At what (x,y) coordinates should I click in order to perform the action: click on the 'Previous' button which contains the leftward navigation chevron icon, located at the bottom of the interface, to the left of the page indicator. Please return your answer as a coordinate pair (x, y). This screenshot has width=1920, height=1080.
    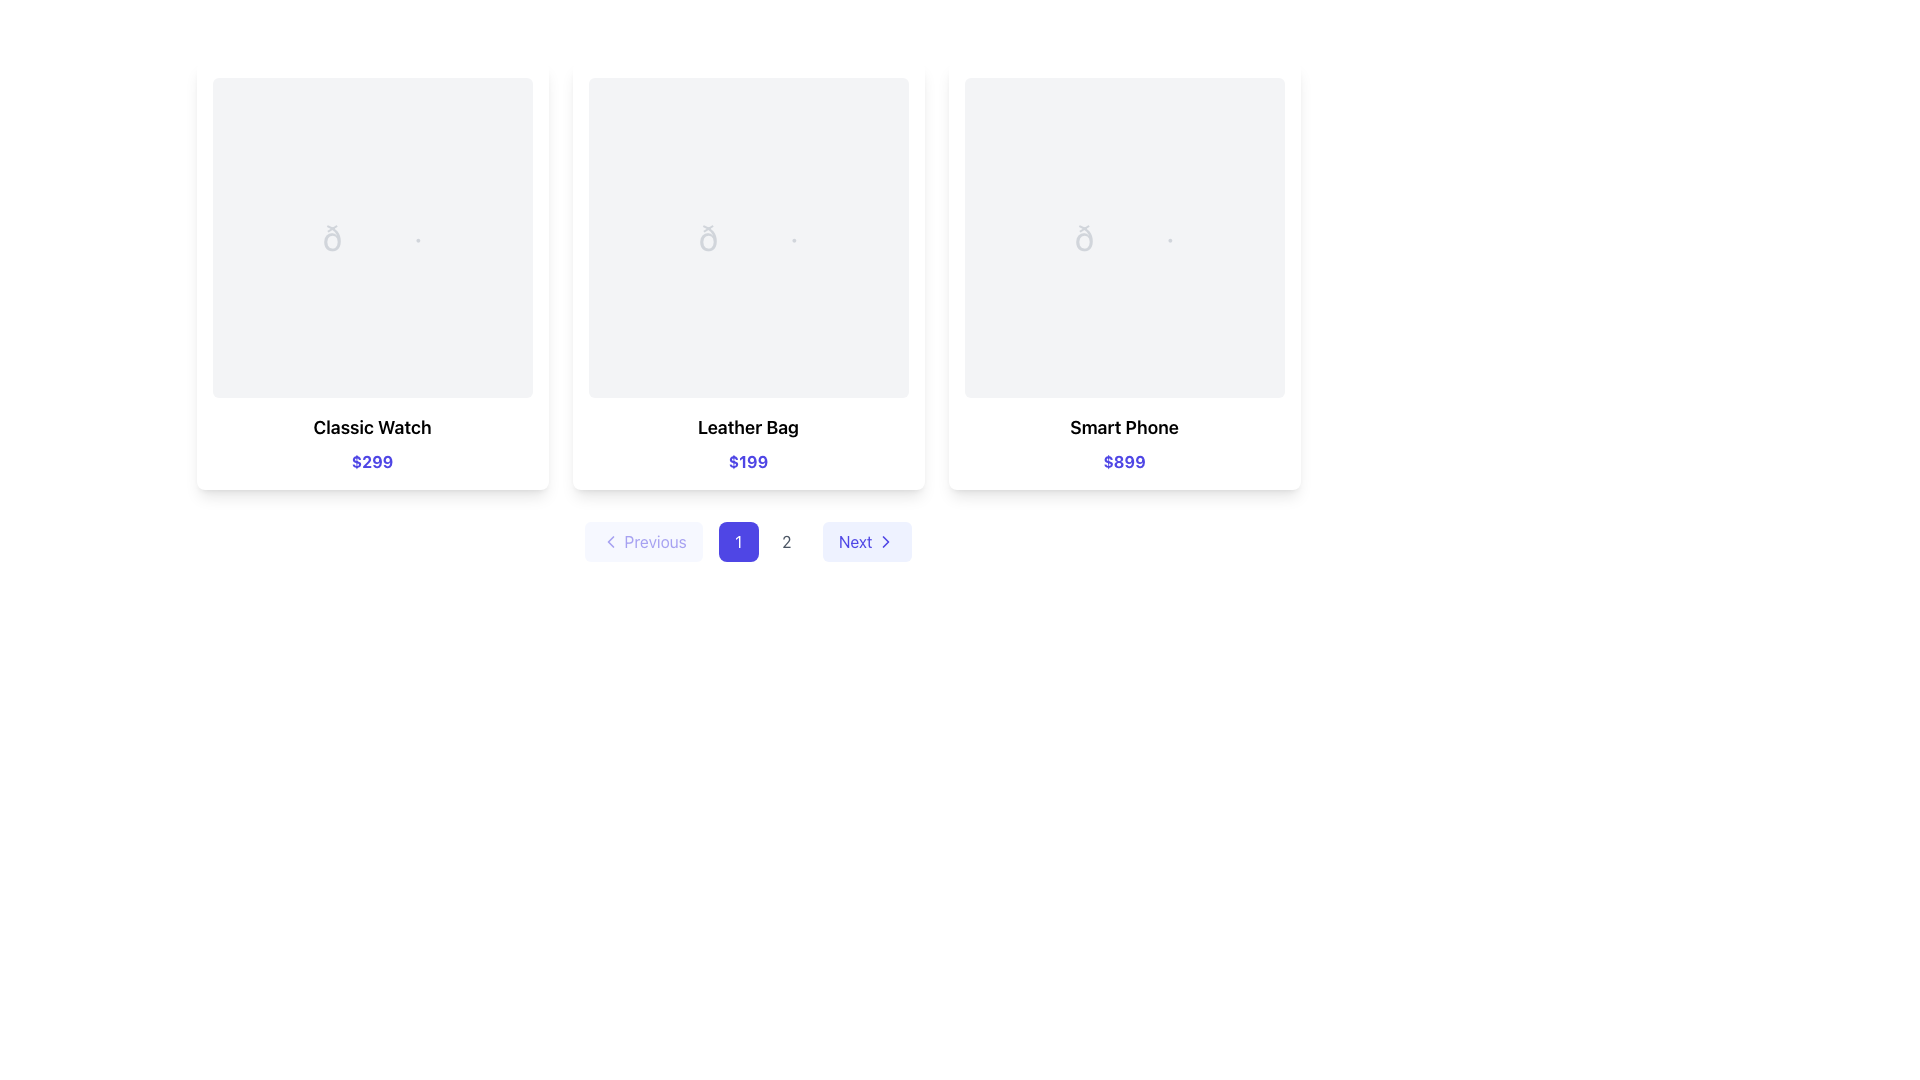
    Looking at the image, I should click on (609, 542).